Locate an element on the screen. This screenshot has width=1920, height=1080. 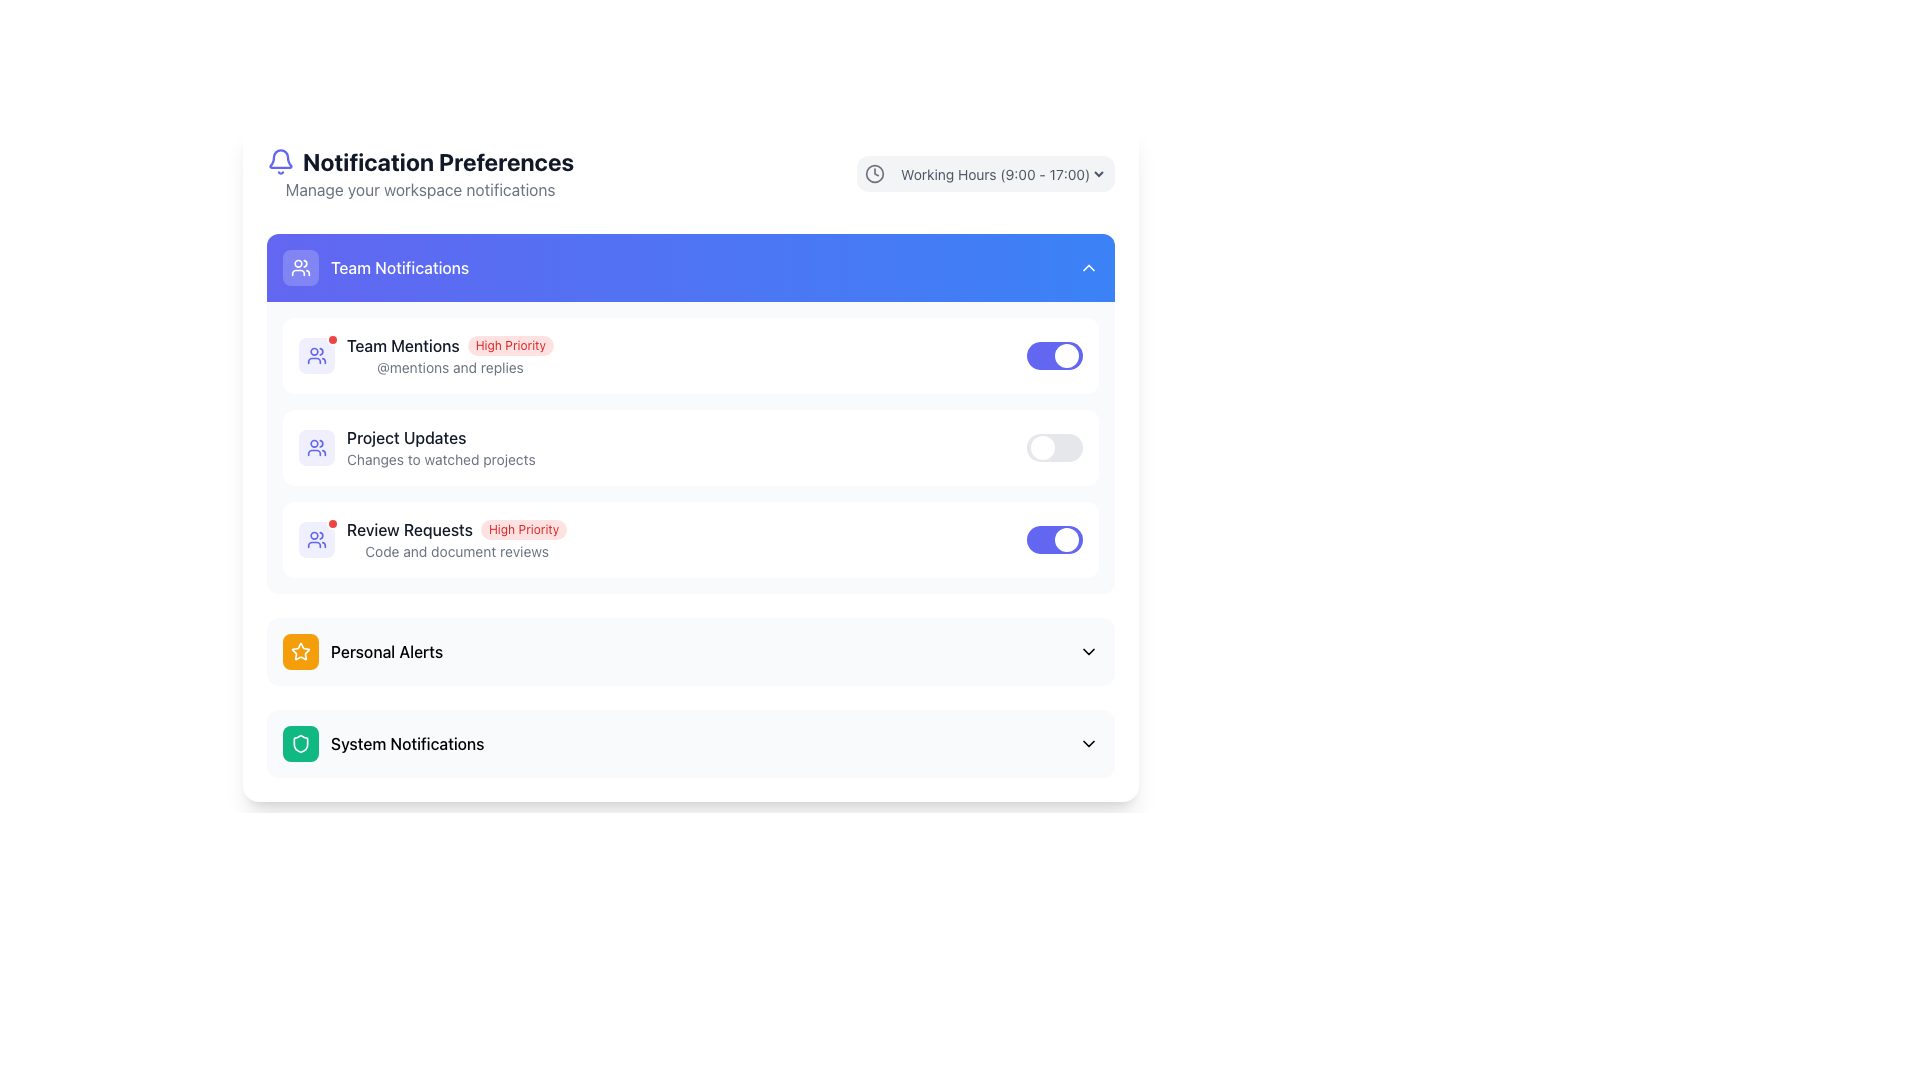
the 'Project Updates' toggle switch control panel section located under the 'Team Notifications' section, which allows users to enable or disable notifications for this category is located at coordinates (691, 446).